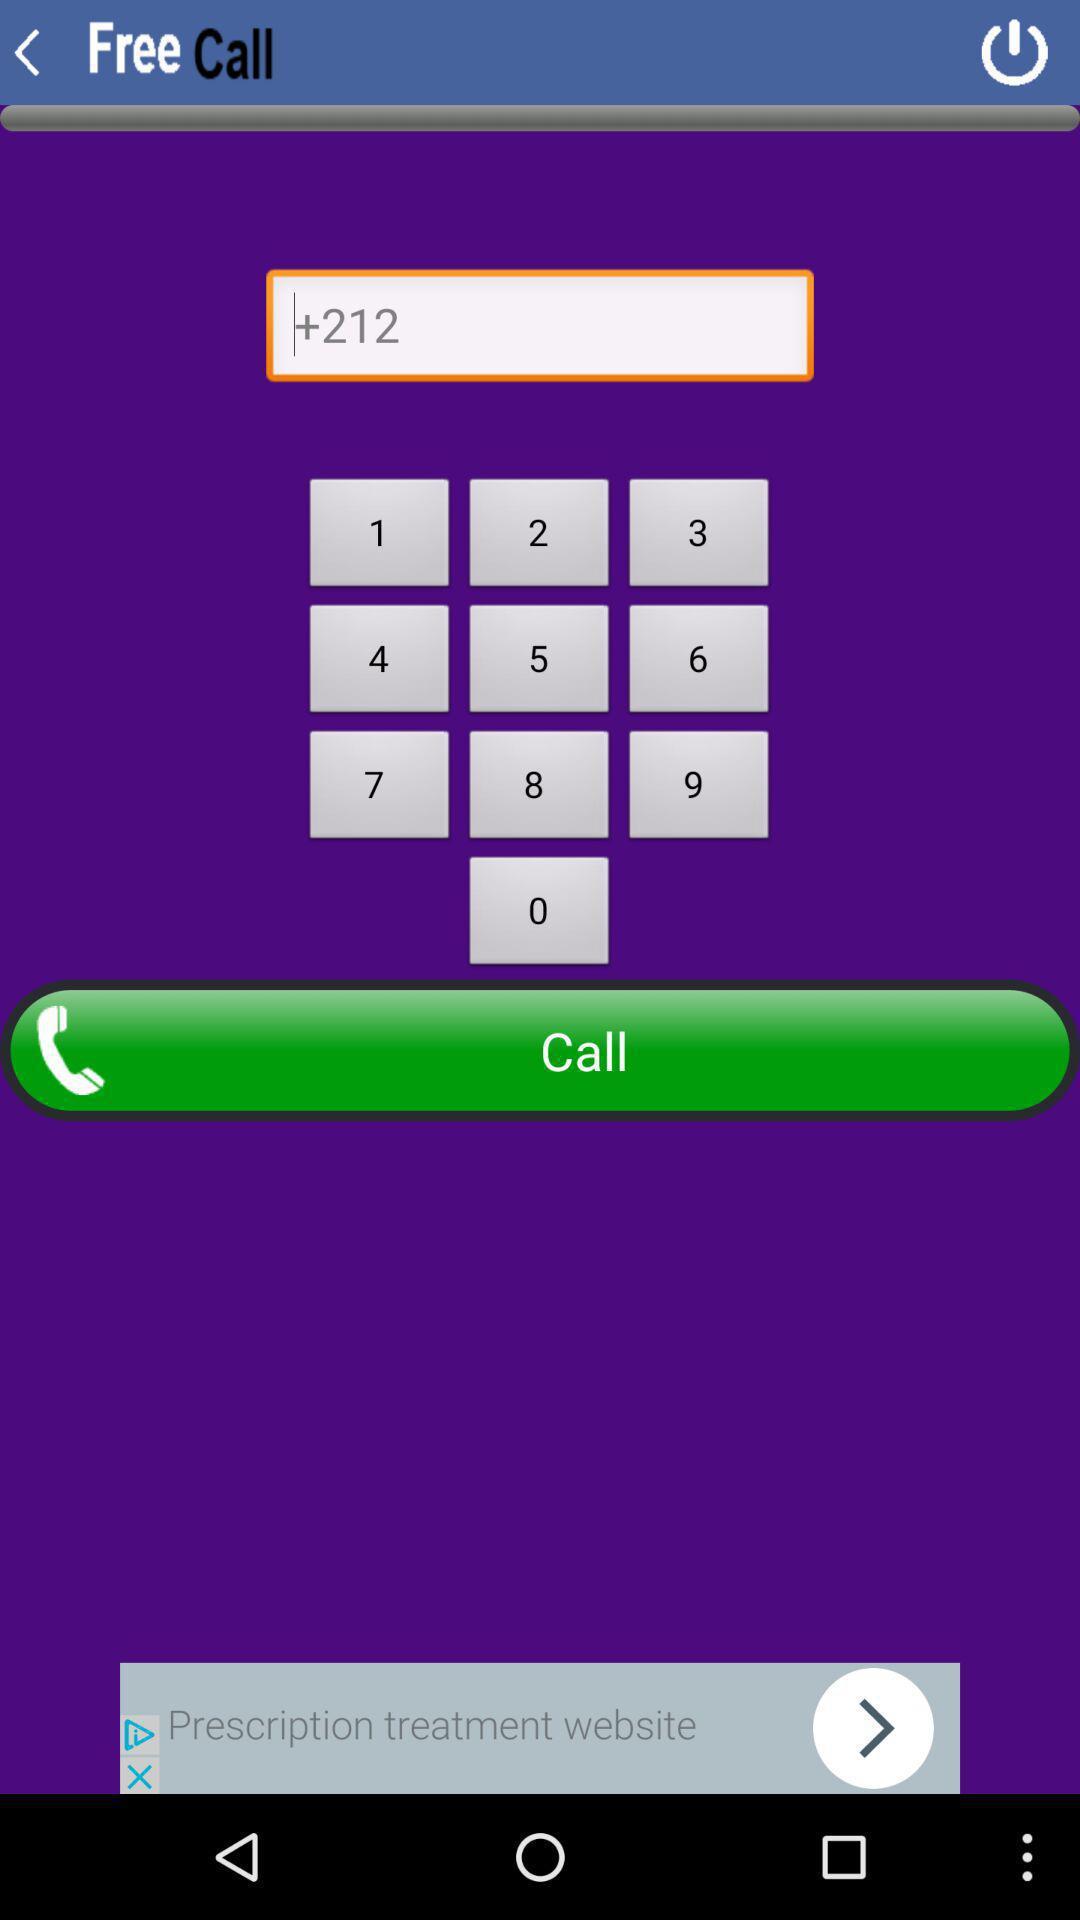 The width and height of the screenshot is (1080, 1920). What do you see at coordinates (540, 330) in the screenshot?
I see `number input text box` at bounding box center [540, 330].